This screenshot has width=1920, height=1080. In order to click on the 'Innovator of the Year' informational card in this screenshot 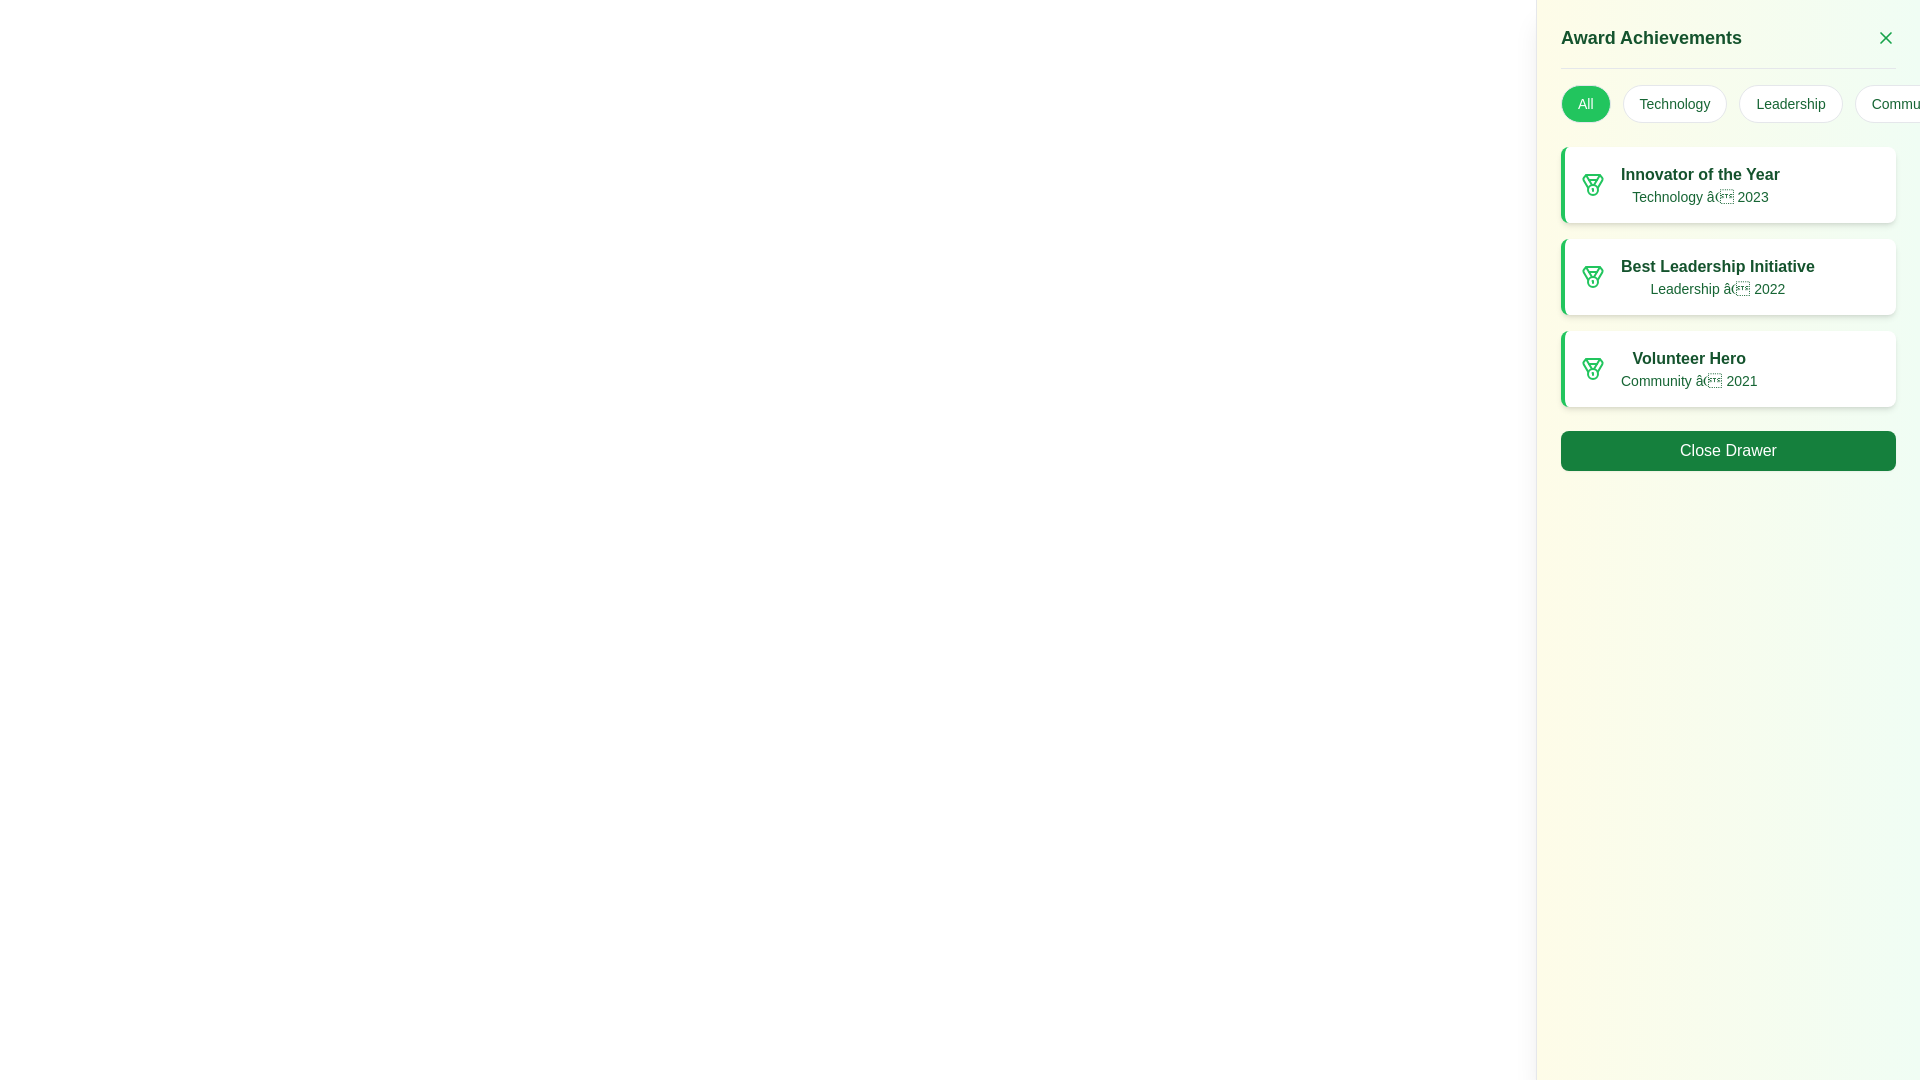, I will do `click(1727, 185)`.